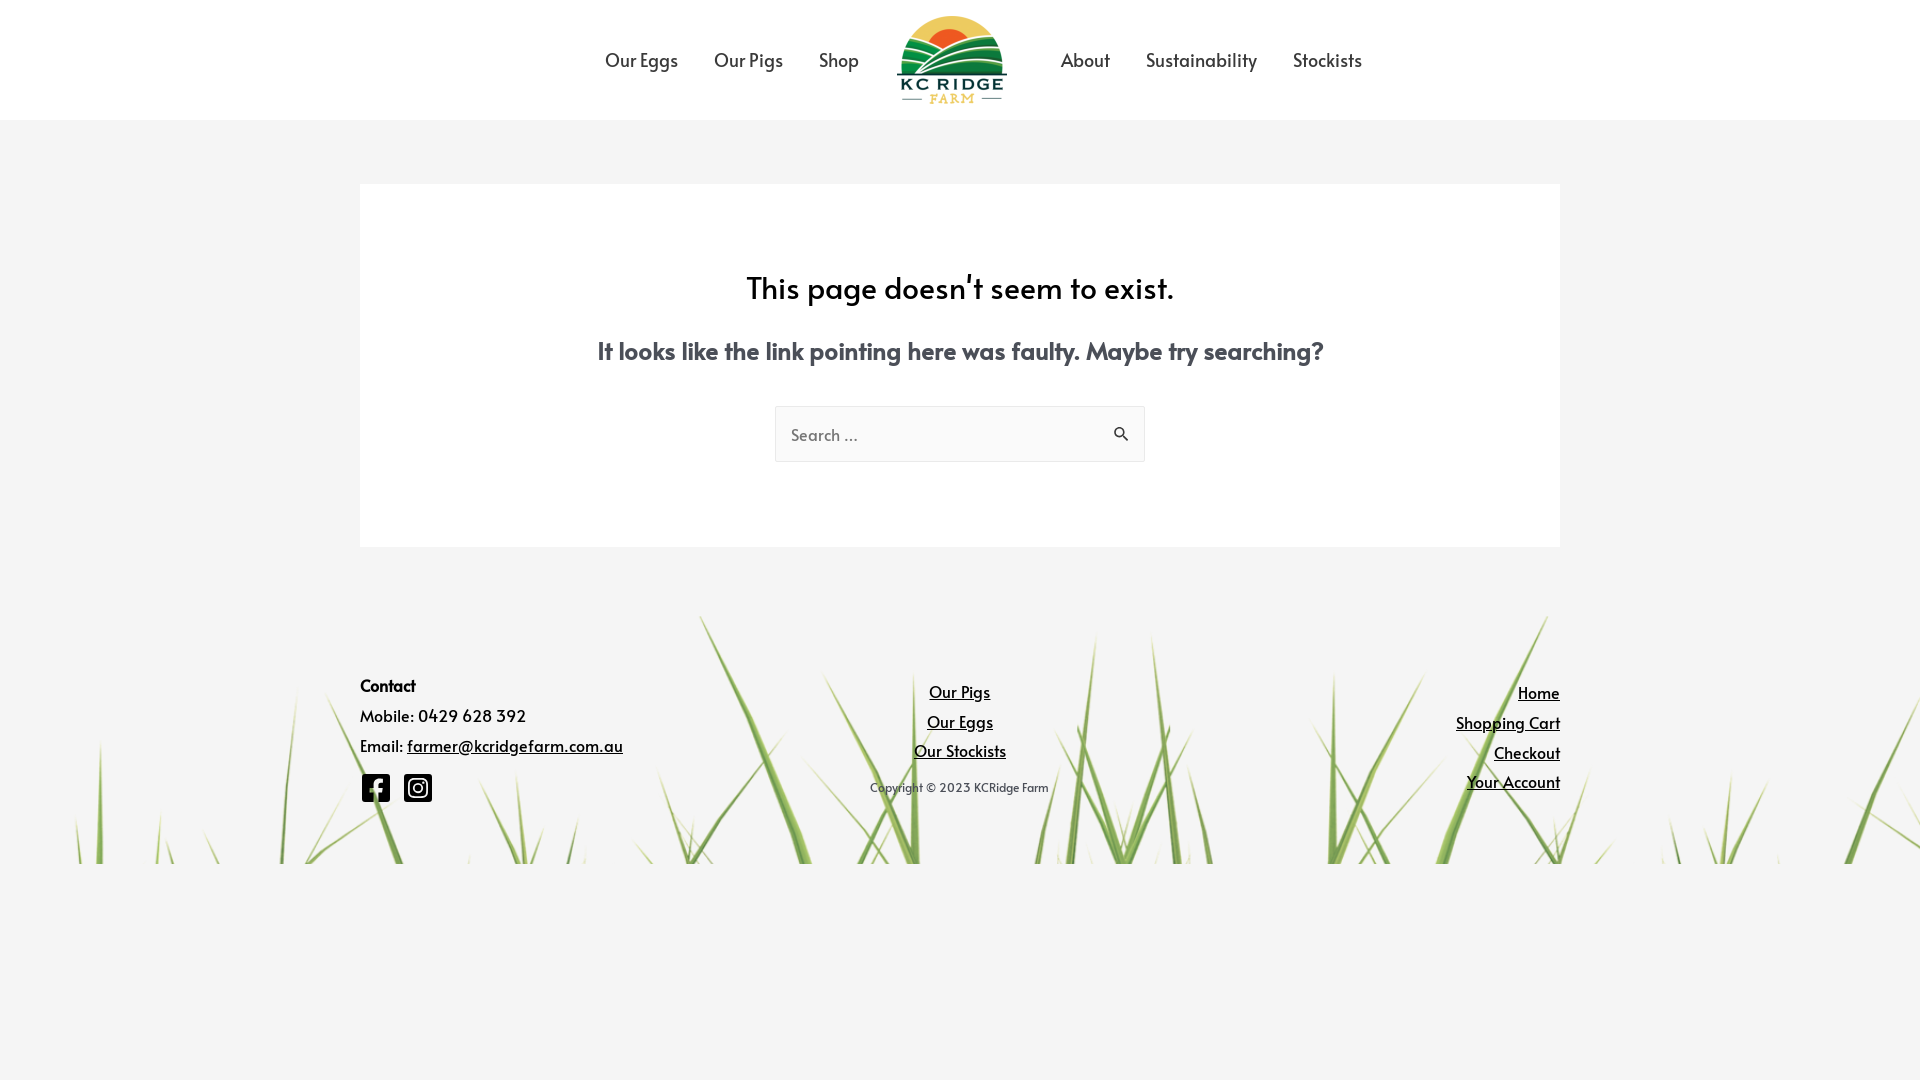 The height and width of the screenshot is (1080, 1920). I want to click on 'About', so click(1084, 59).